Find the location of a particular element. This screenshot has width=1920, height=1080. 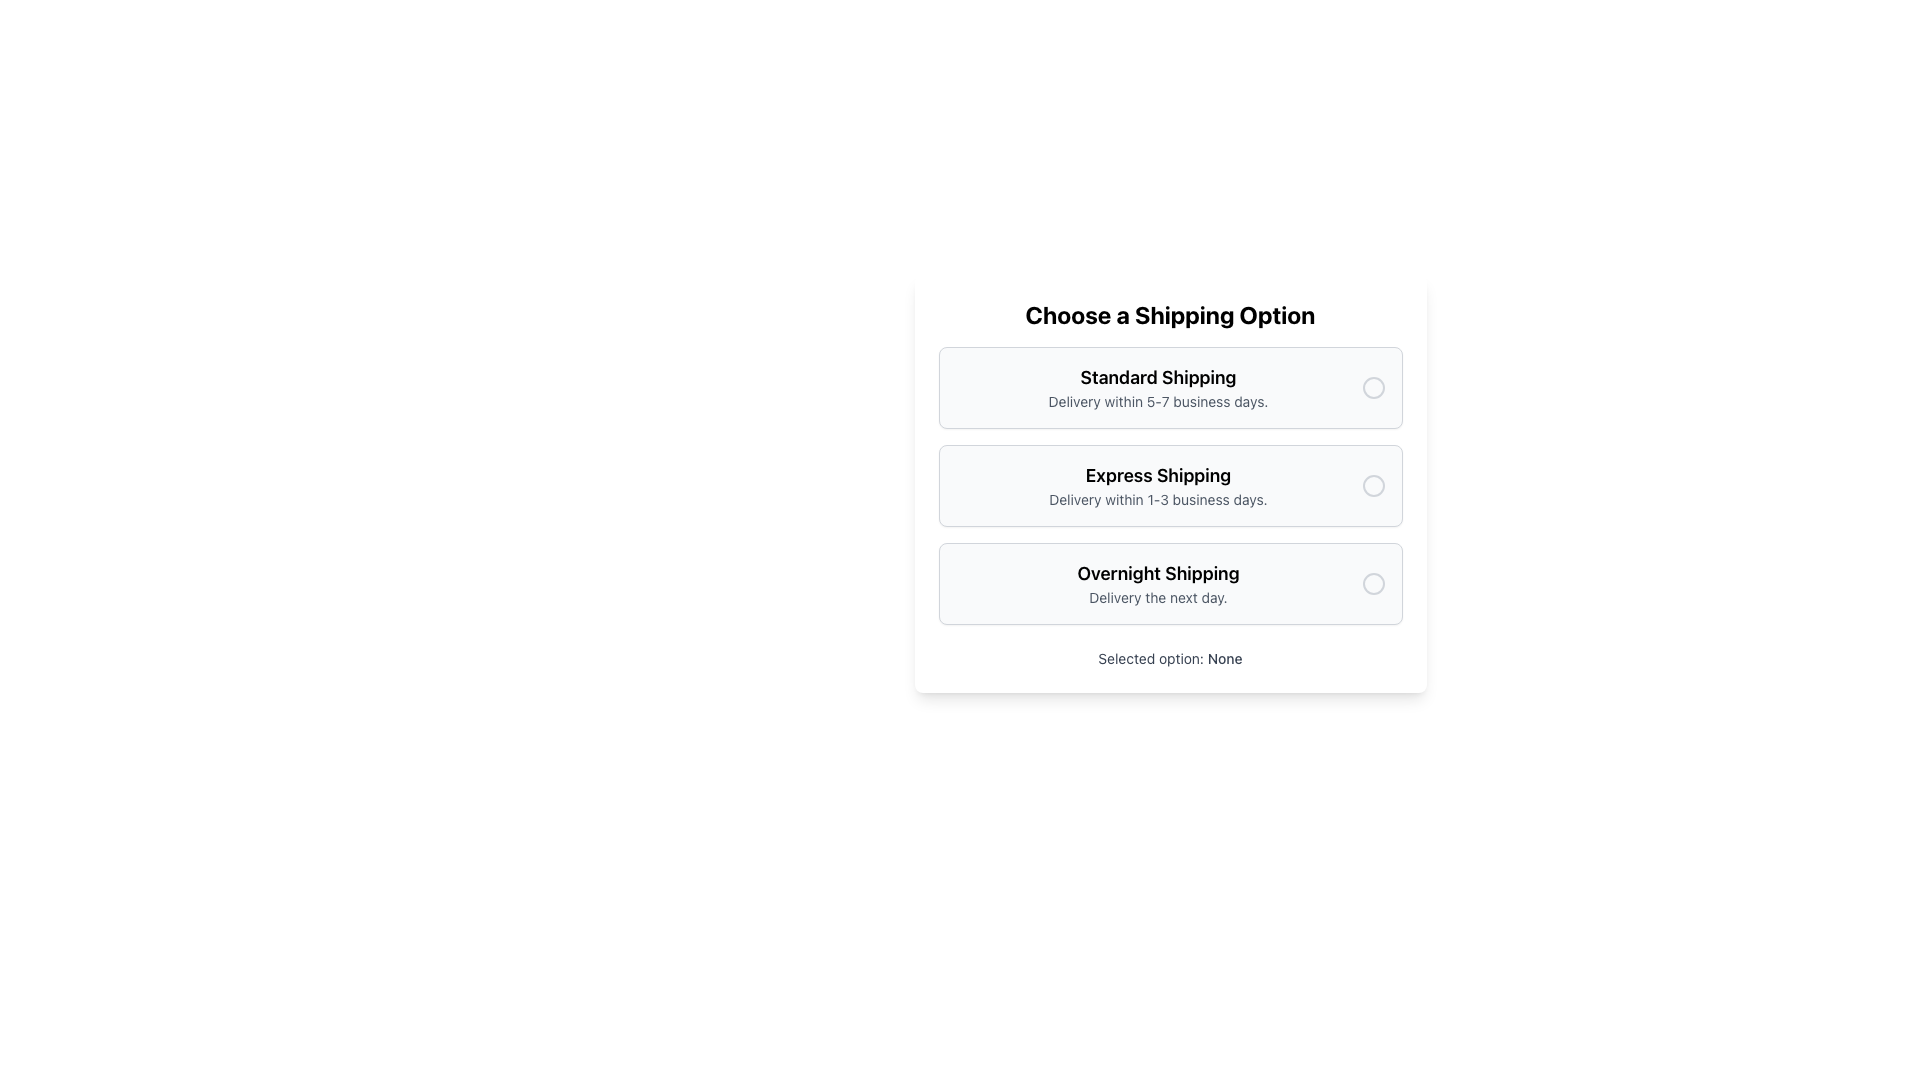

the circular radio button for 'Overnight Shipping' is located at coordinates (1372, 583).